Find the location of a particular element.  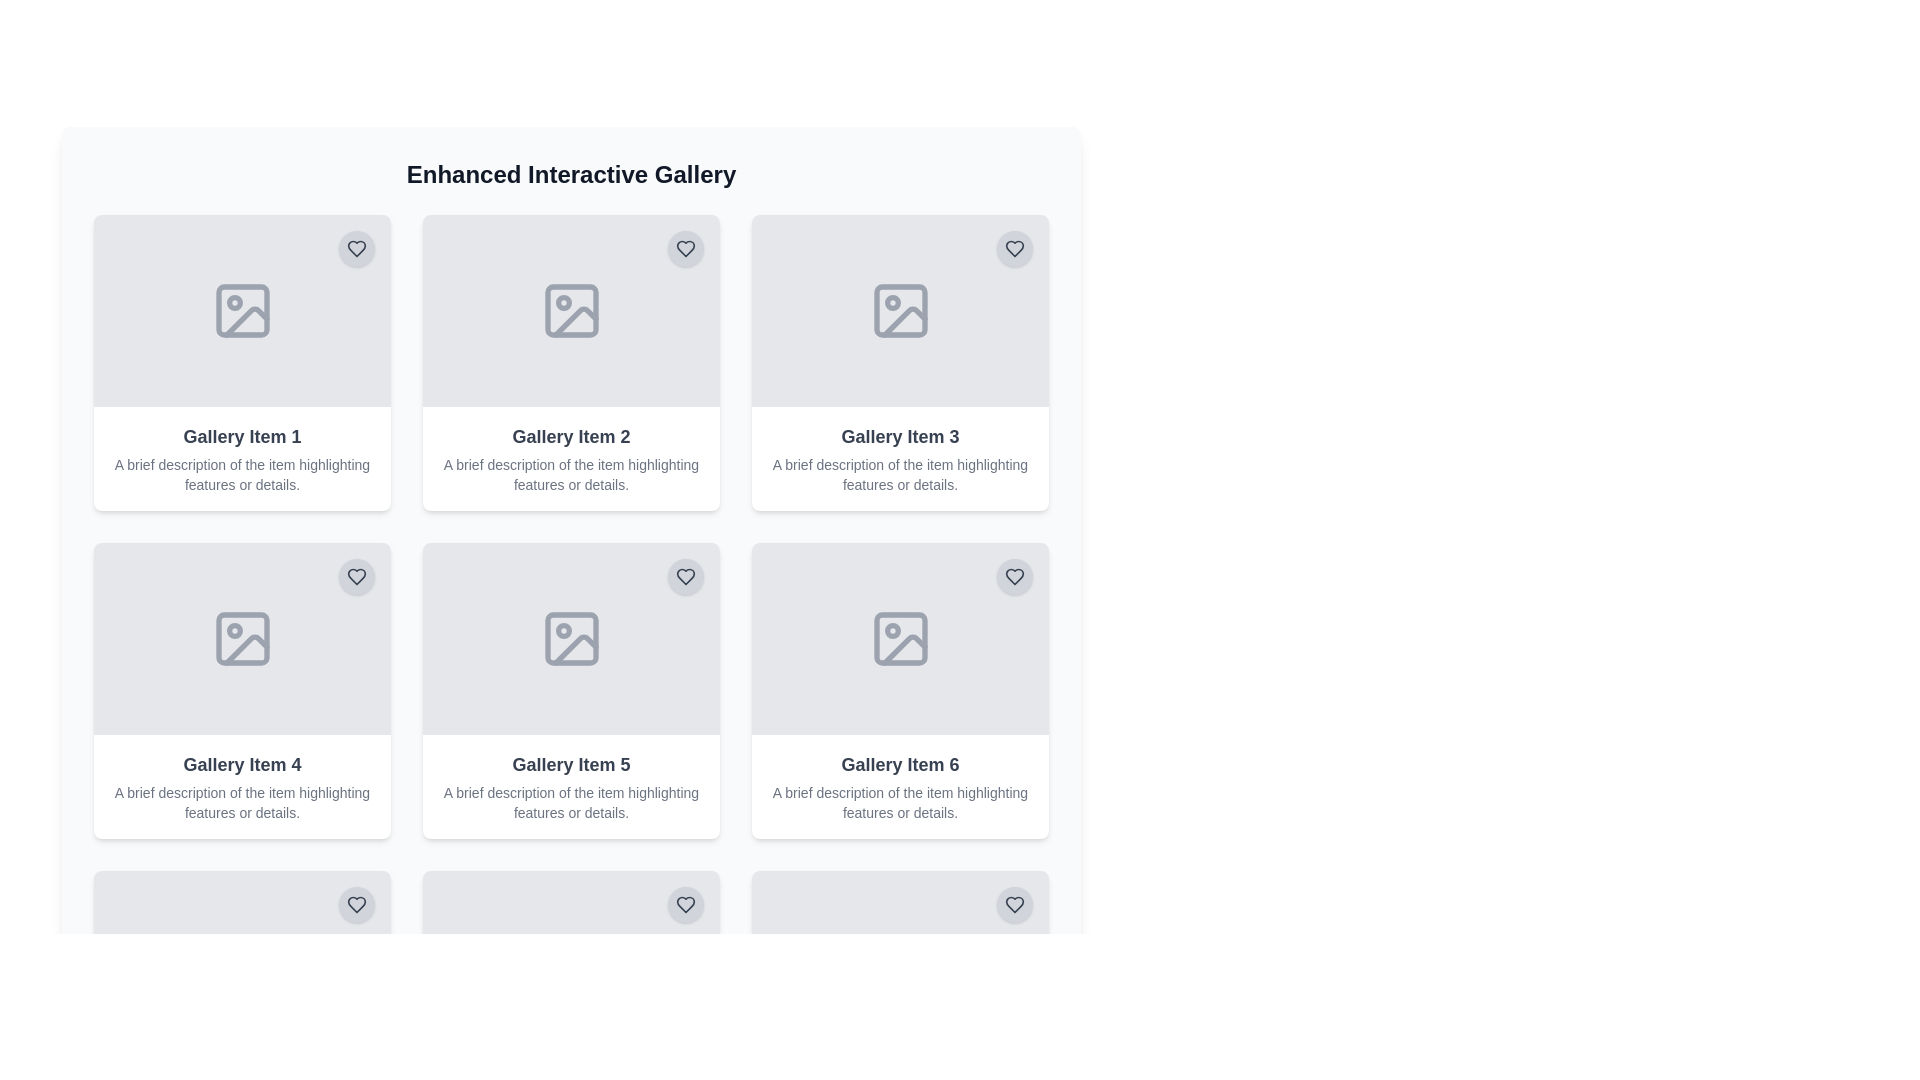

the circular decorative element located within the fifth gallery item in the second row and middle column of the grid is located at coordinates (562, 631).